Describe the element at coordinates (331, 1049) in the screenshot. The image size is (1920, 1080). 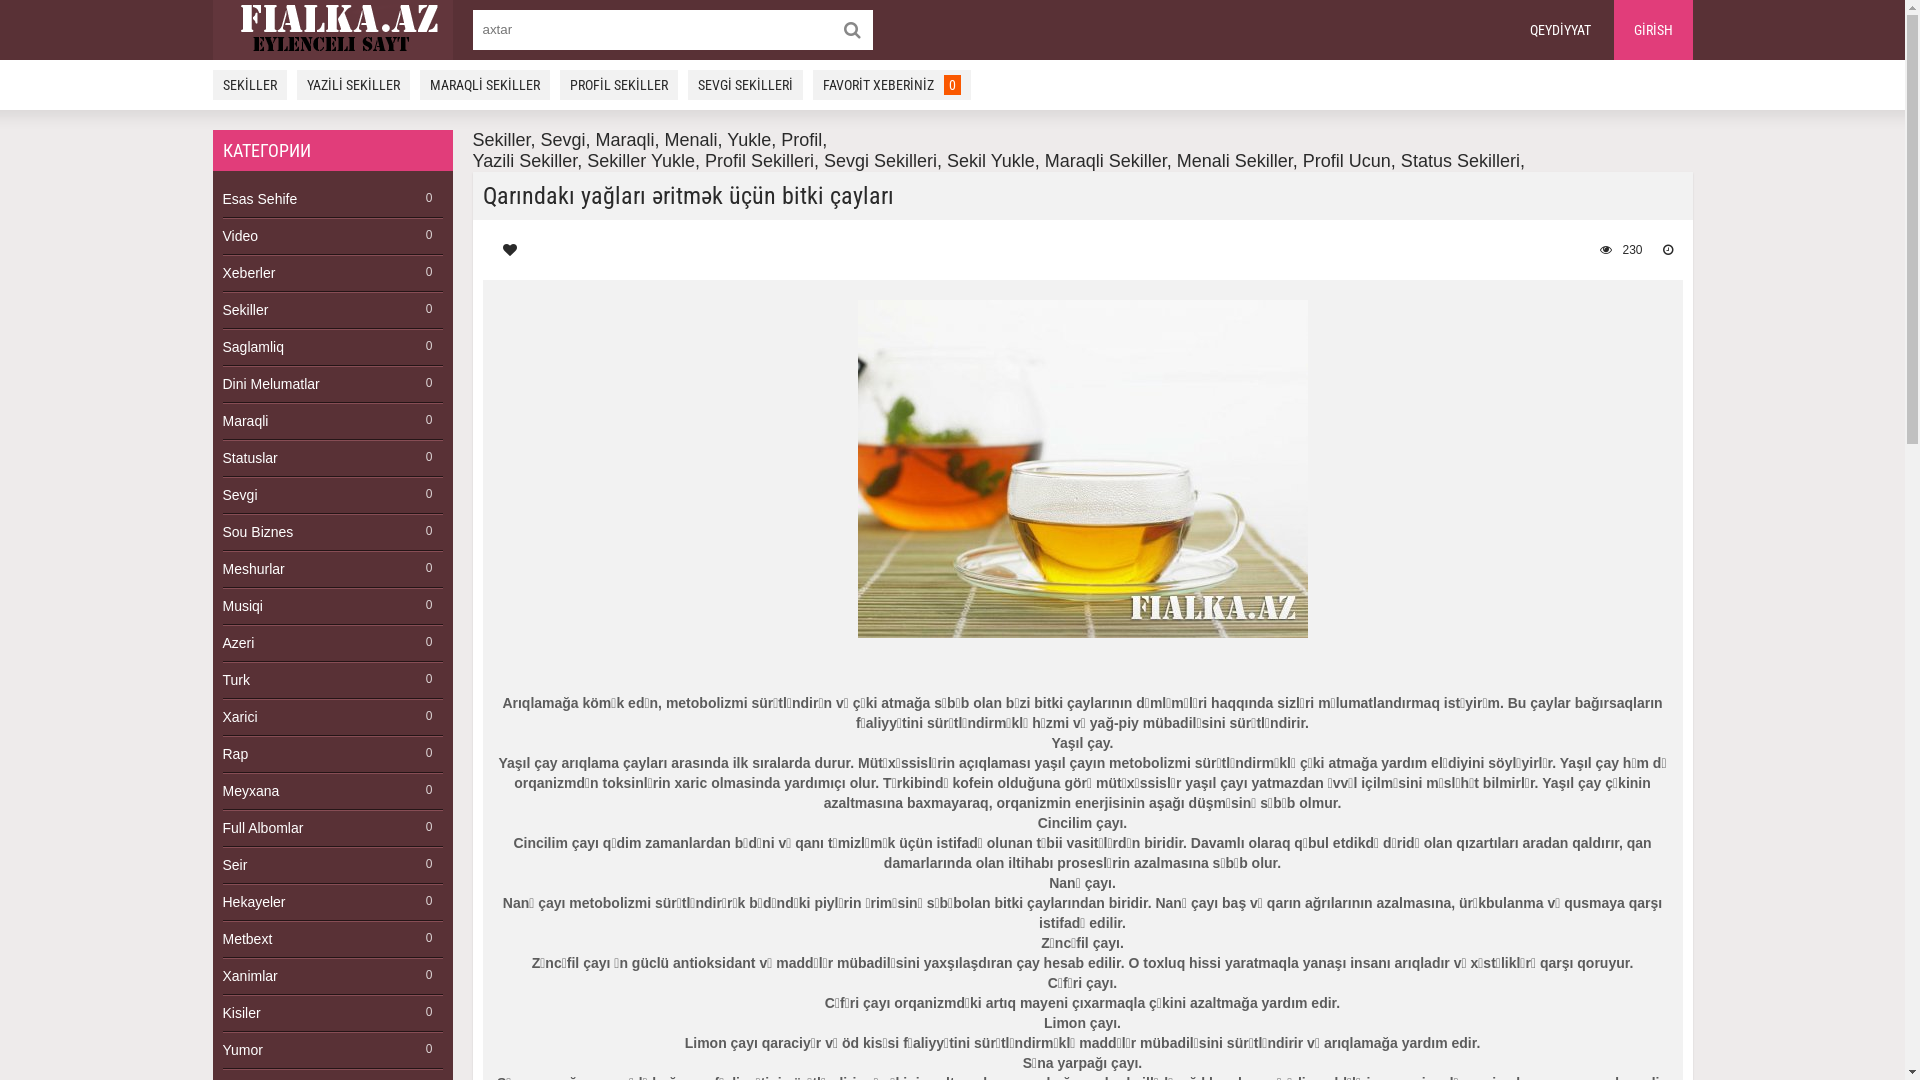
I see `'Yumor'` at that location.